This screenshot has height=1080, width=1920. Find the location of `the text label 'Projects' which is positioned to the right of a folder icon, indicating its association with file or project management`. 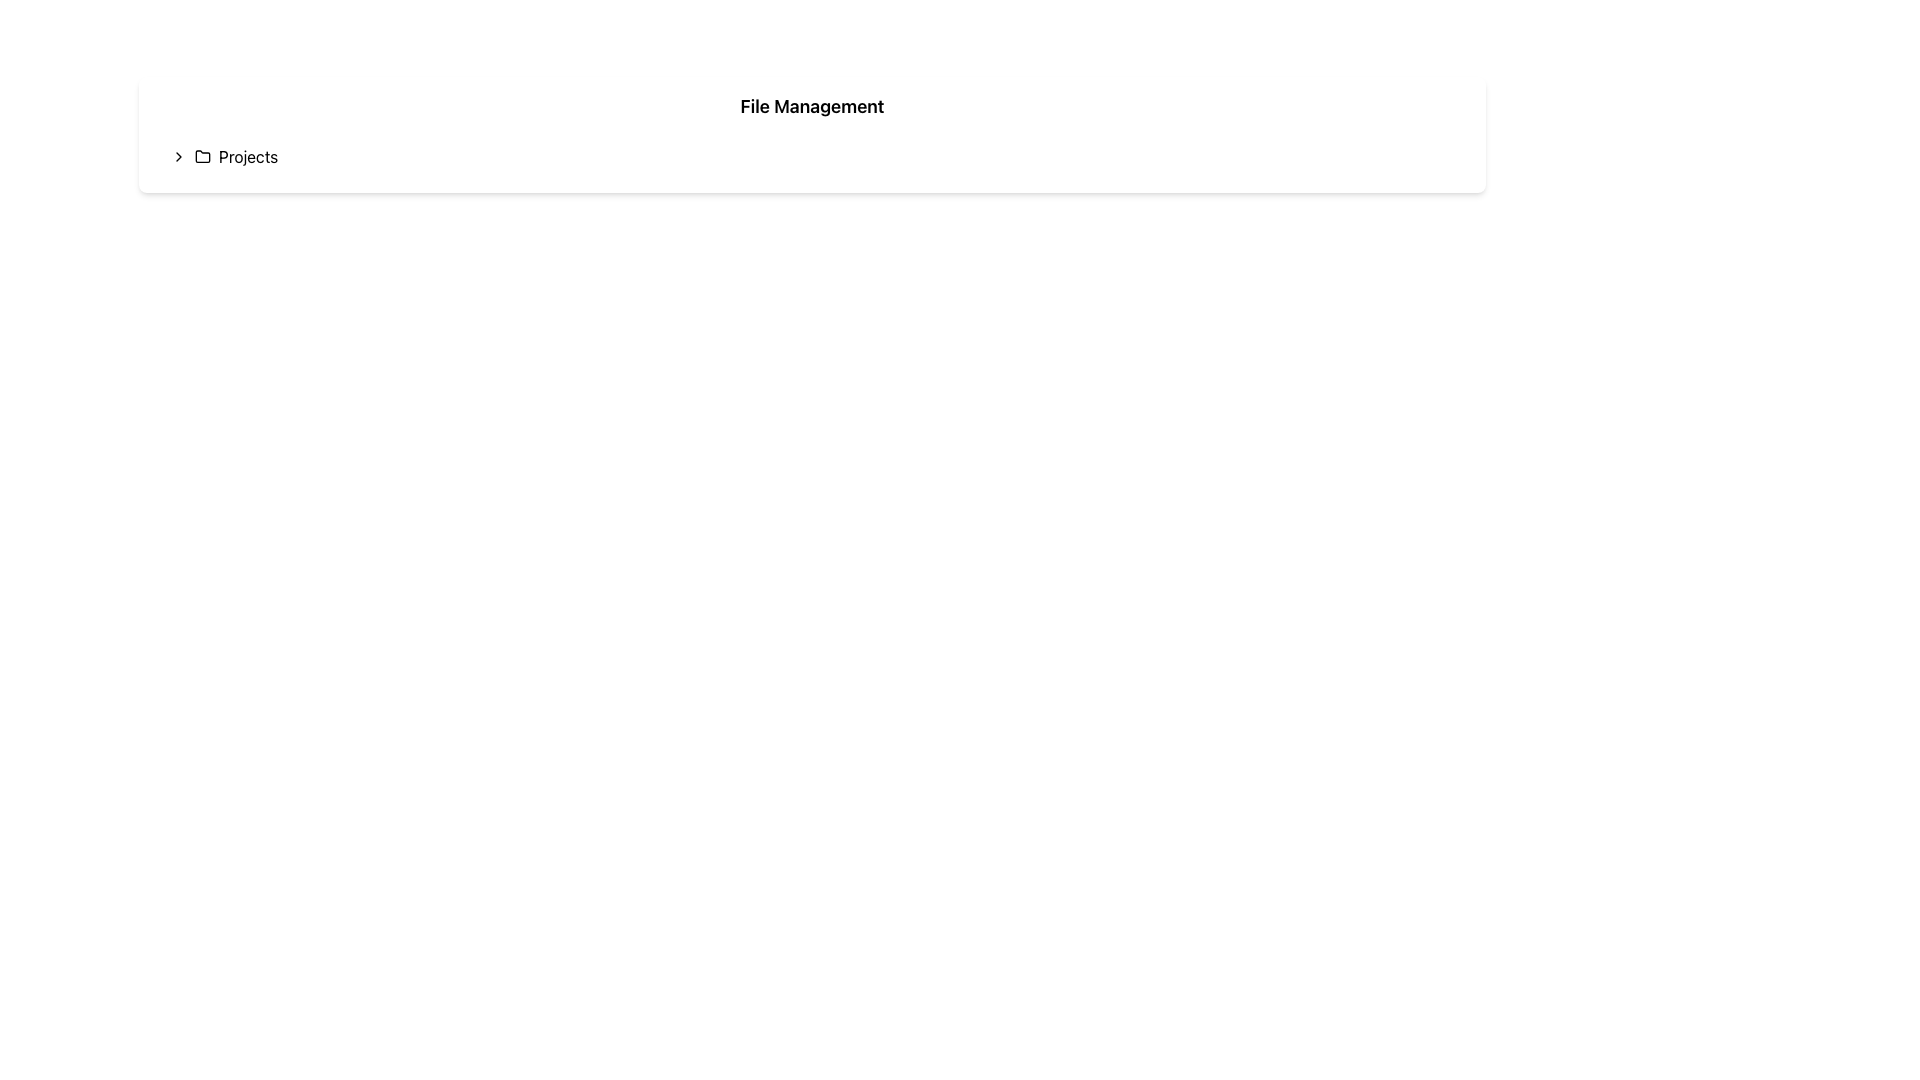

the text label 'Projects' which is positioned to the right of a folder icon, indicating its association with file or project management is located at coordinates (247, 156).